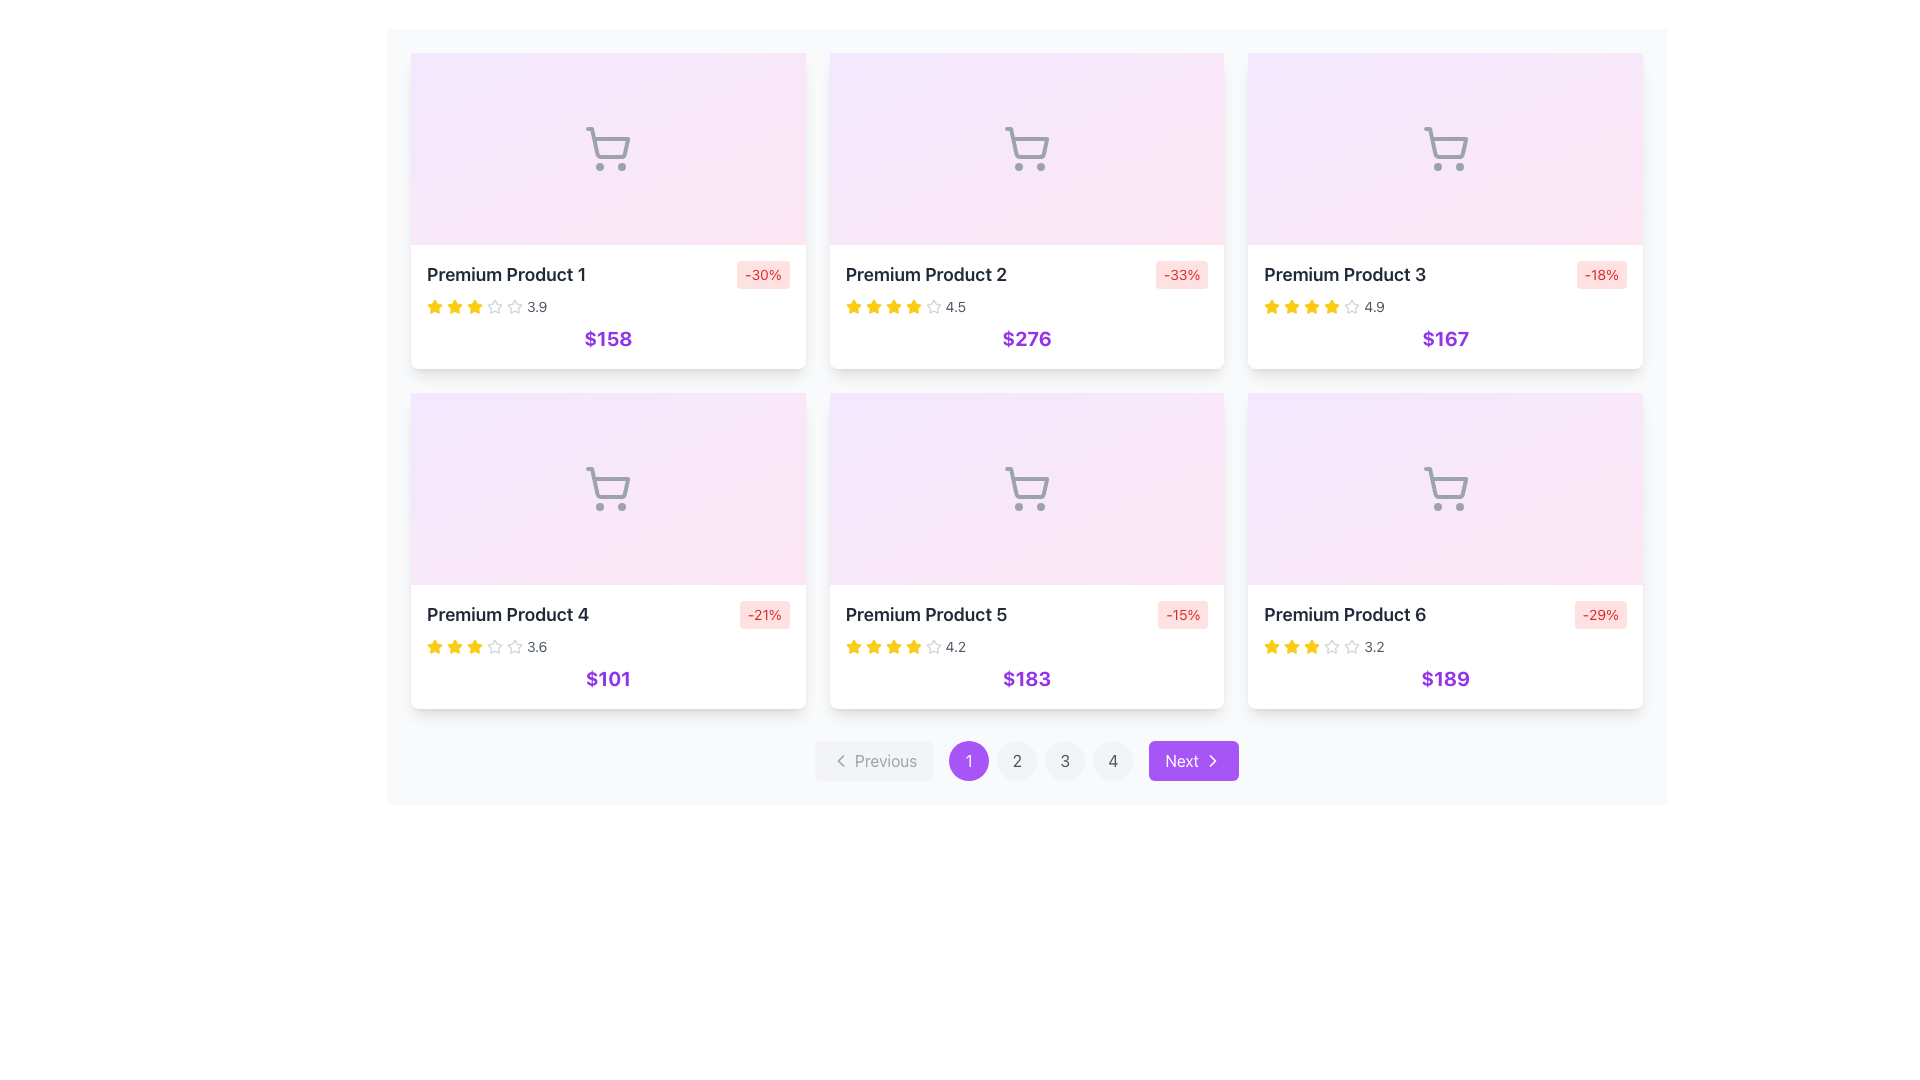  What do you see at coordinates (506, 274) in the screenshot?
I see `the 'Premium Product 1' text label` at bounding box center [506, 274].